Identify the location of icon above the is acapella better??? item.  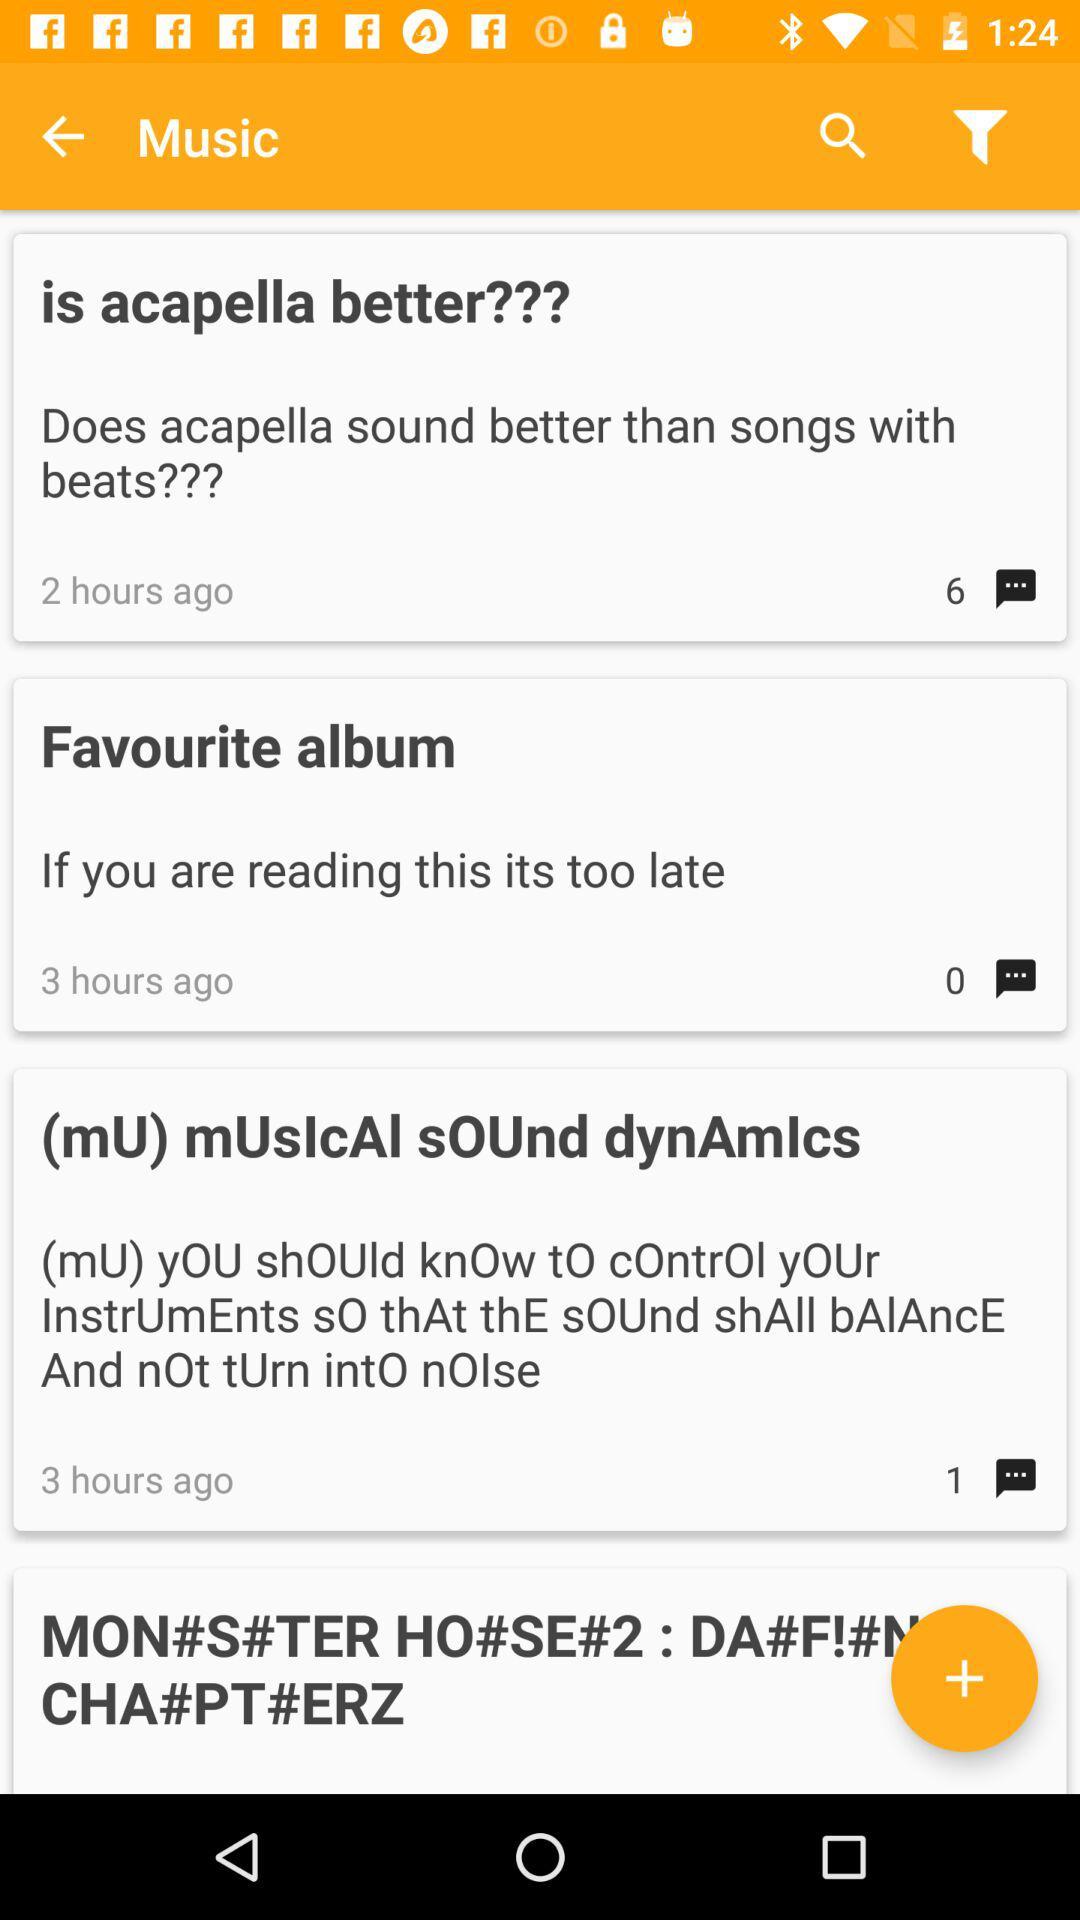
(843, 135).